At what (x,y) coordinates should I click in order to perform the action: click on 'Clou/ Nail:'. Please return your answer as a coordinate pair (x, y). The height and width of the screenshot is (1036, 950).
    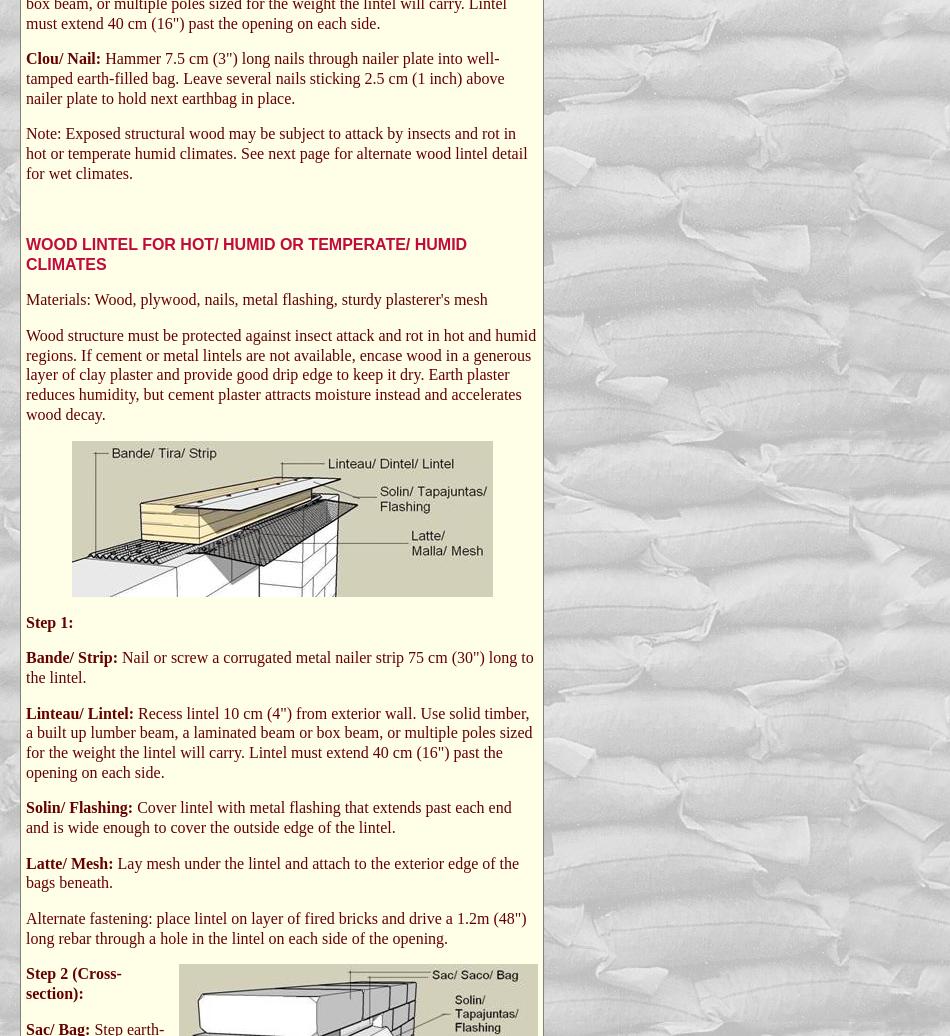
    Looking at the image, I should click on (65, 58).